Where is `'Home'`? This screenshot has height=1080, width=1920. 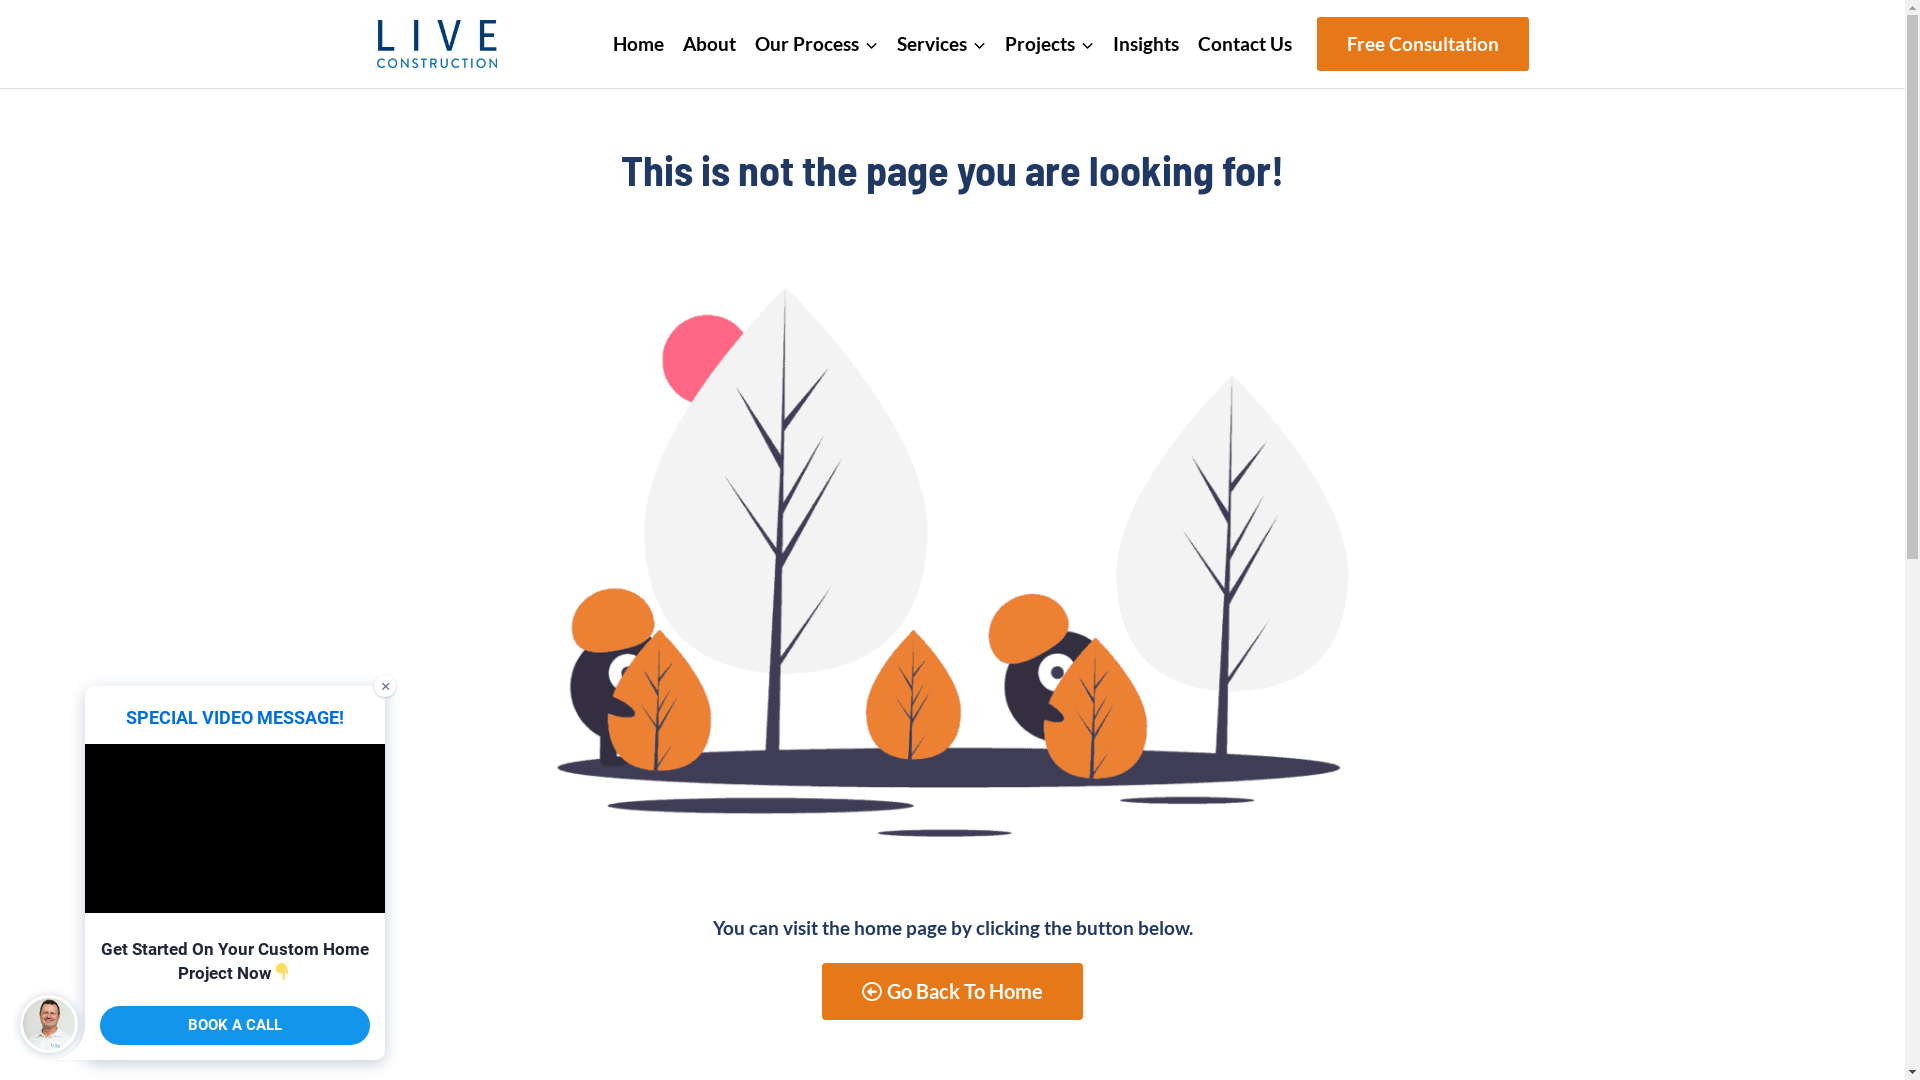 'Home' is located at coordinates (637, 43).